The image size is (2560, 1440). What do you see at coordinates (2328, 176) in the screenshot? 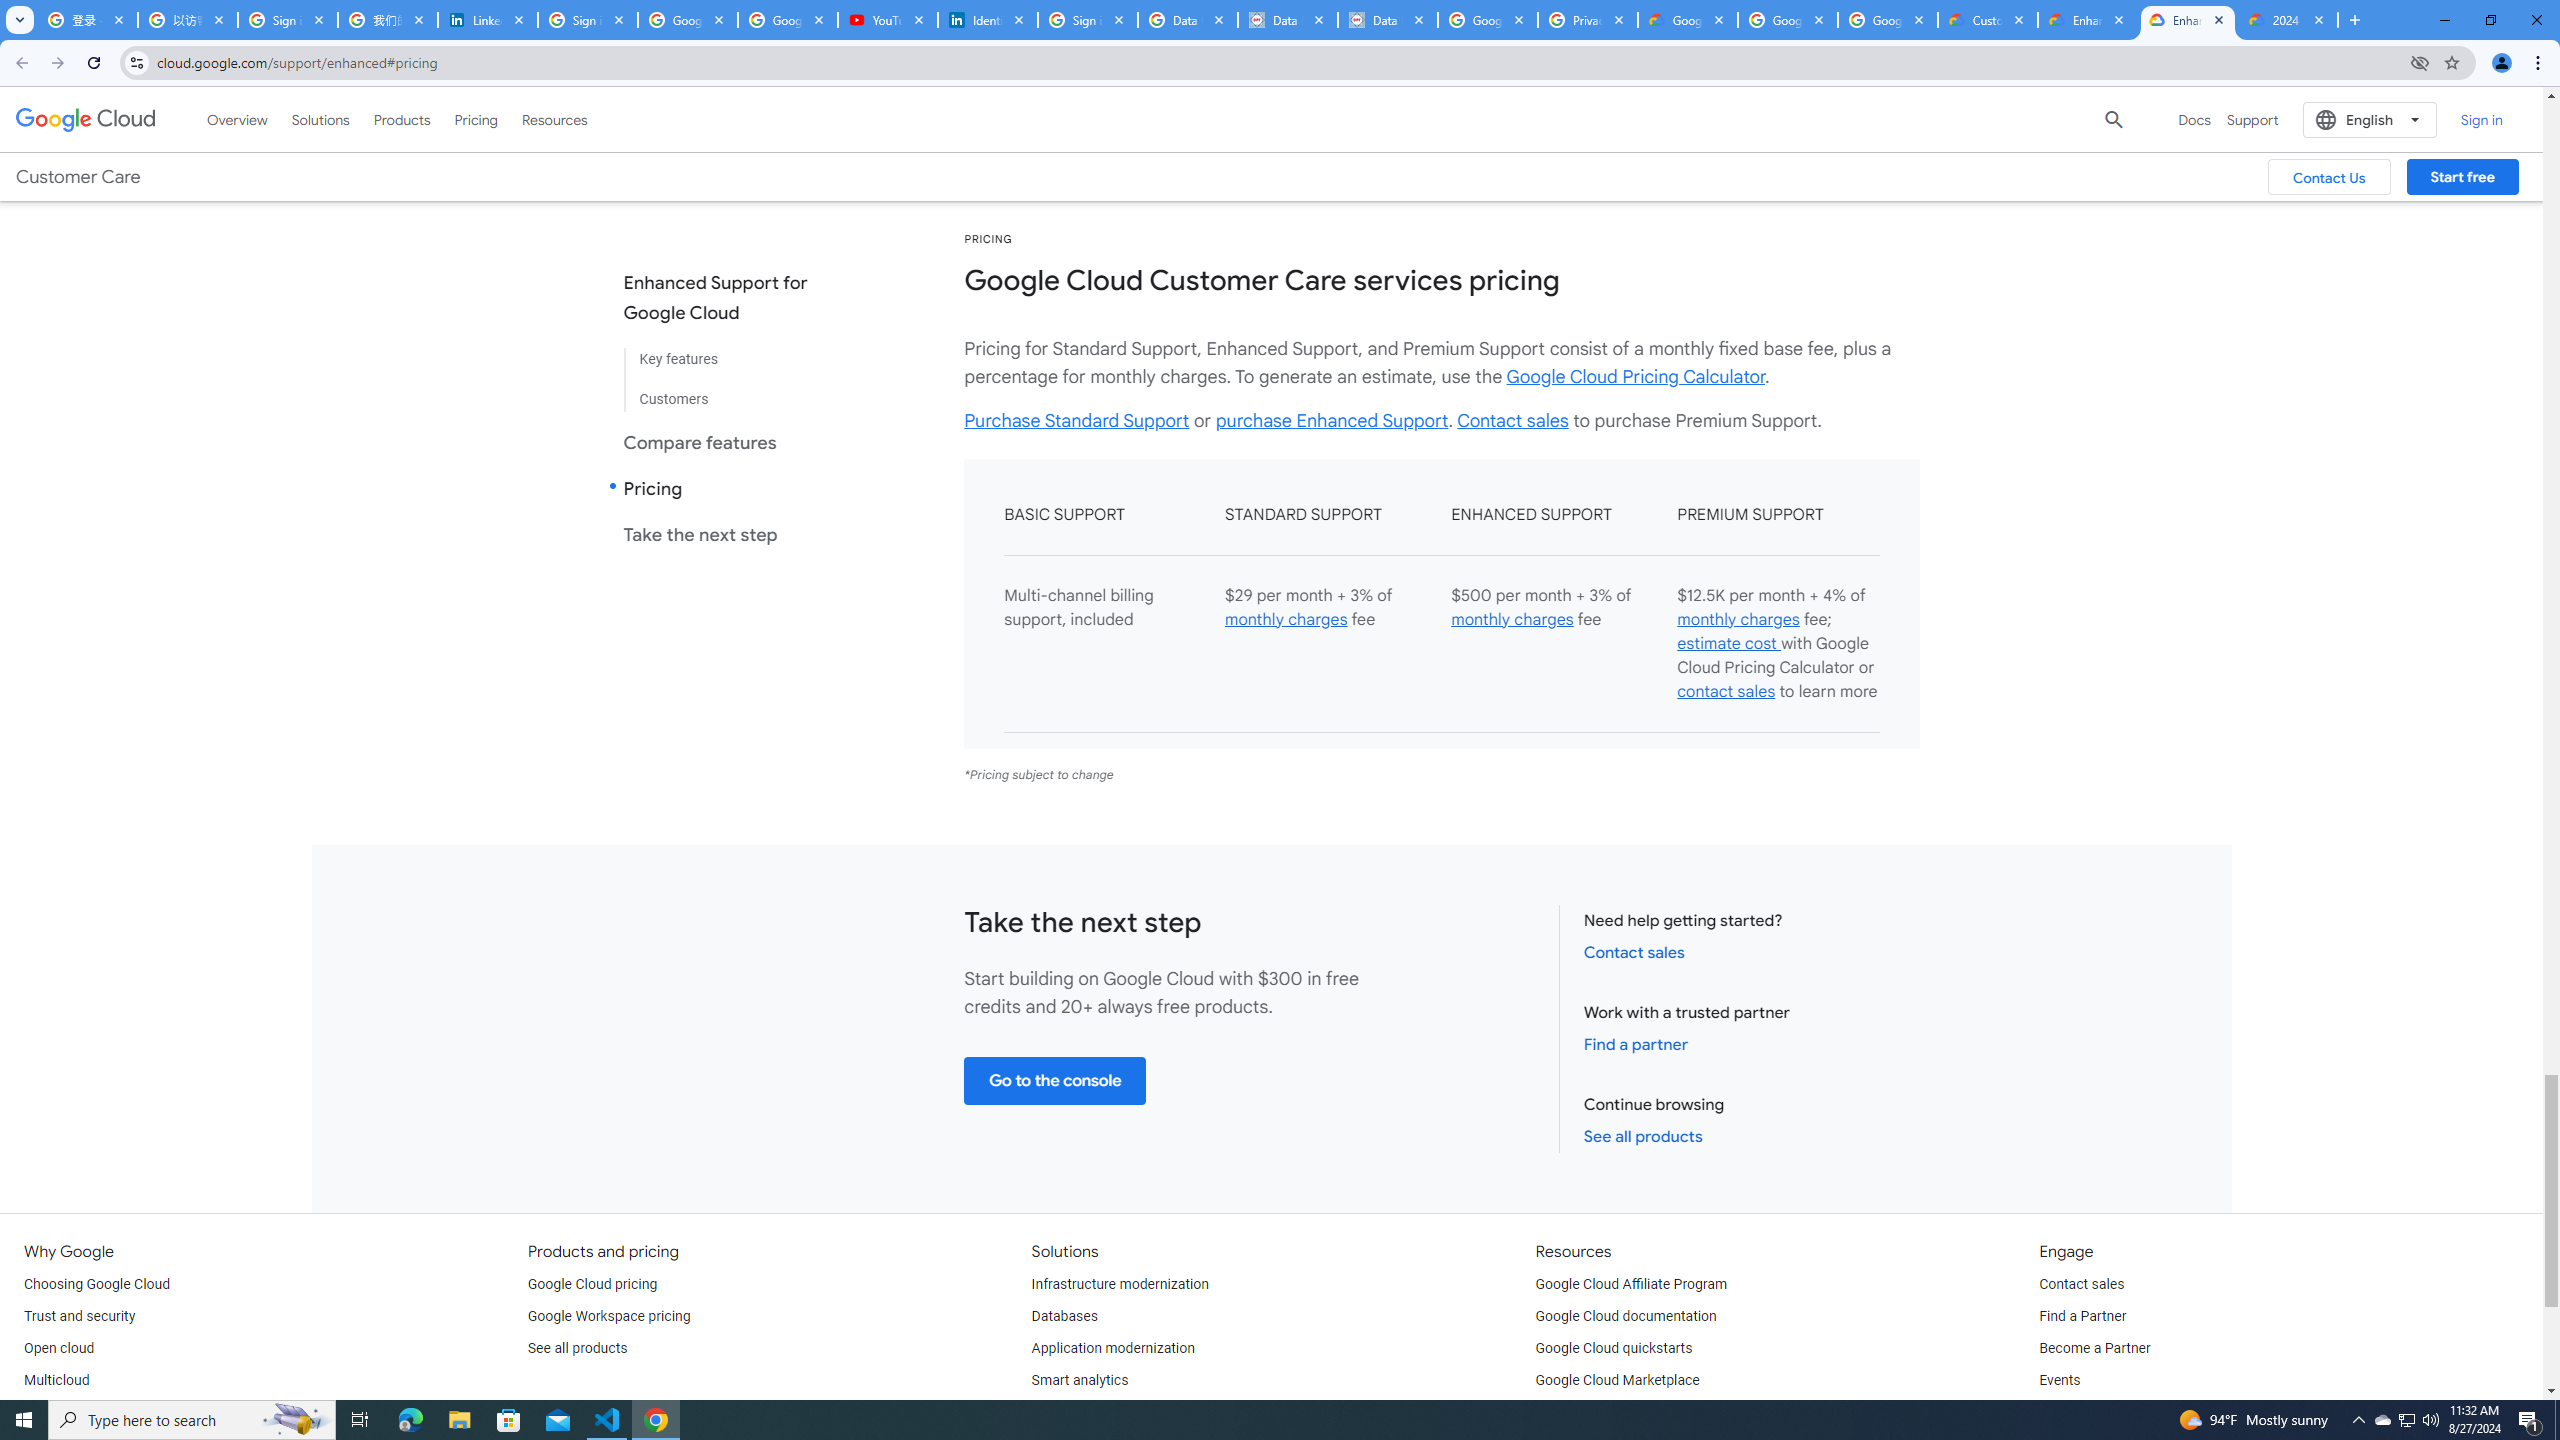
I see `'Contact Us'` at bounding box center [2328, 176].